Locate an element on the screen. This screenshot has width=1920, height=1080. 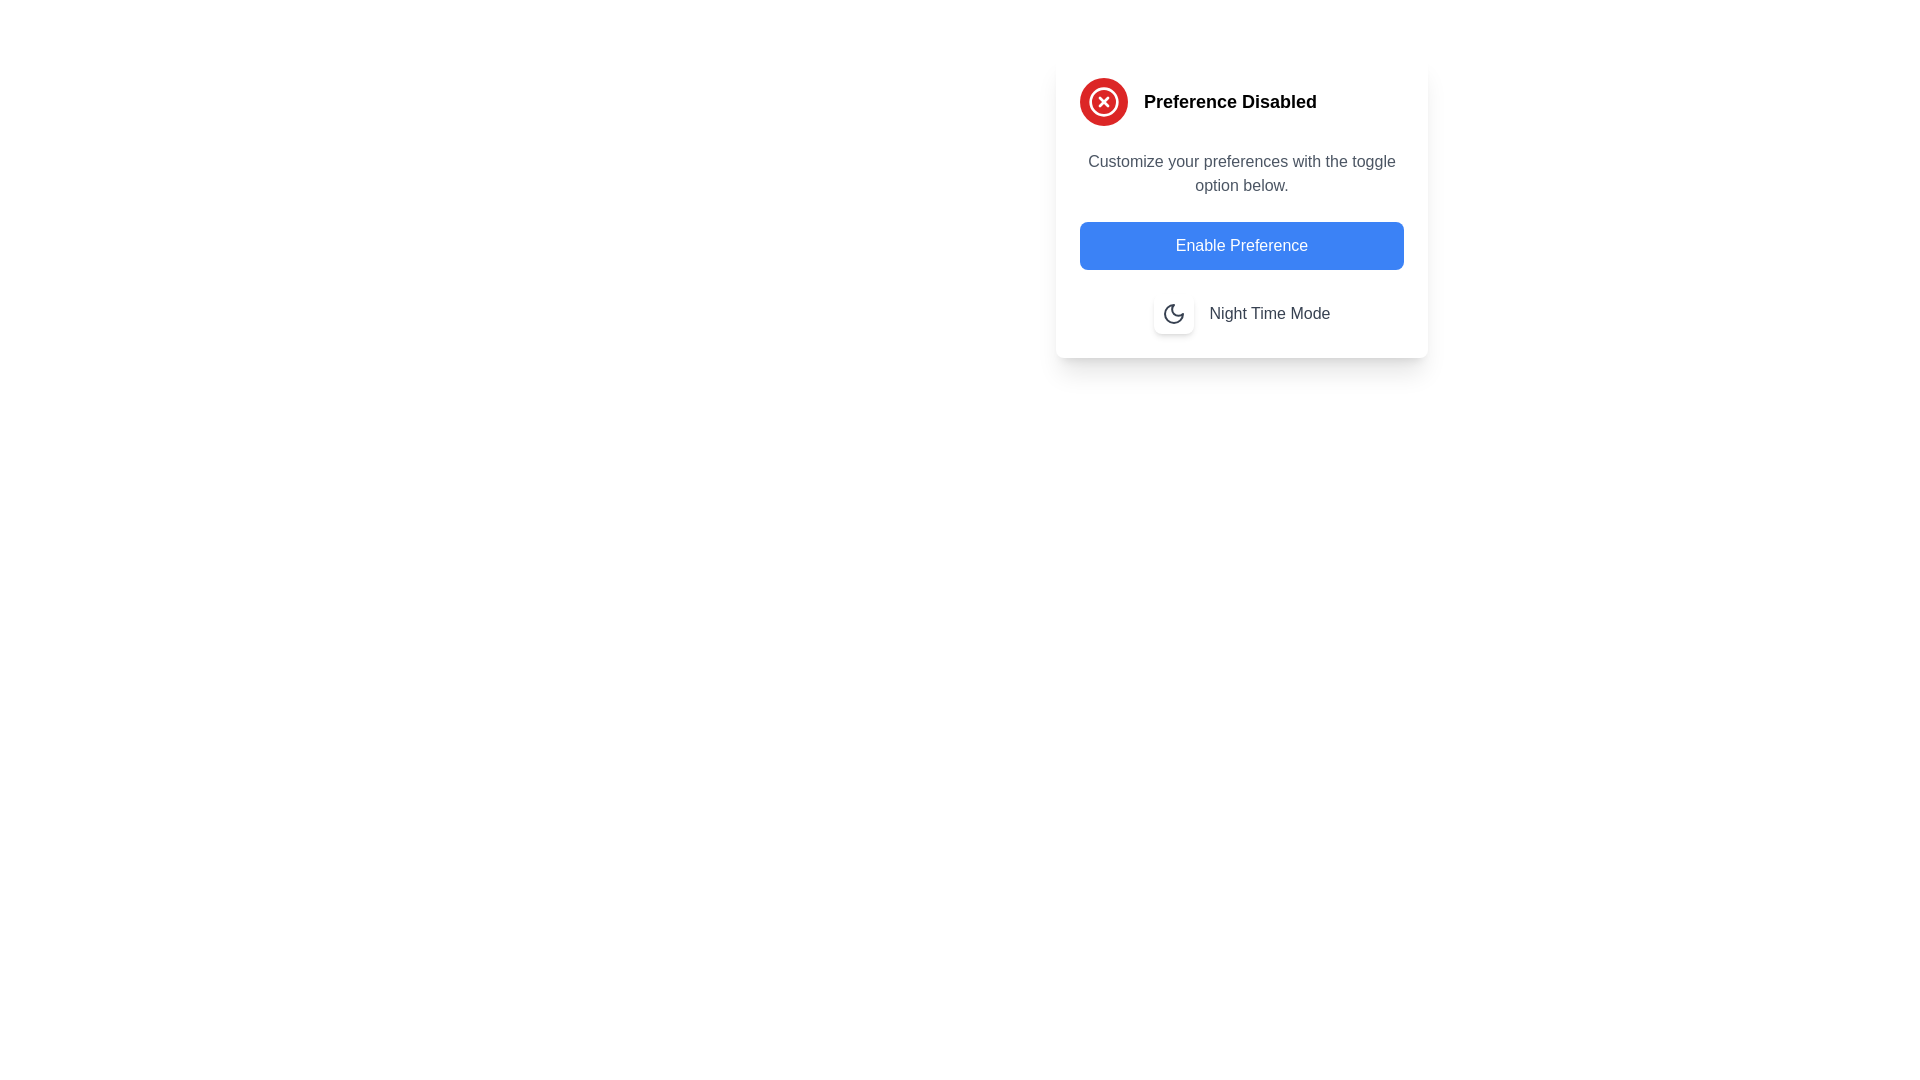
the 'Night Time Mode' icon located in the bottom-right section of the modal interface, next to the text 'Night Time Mode' and below the 'Enable Preference' button is located at coordinates (1173, 313).